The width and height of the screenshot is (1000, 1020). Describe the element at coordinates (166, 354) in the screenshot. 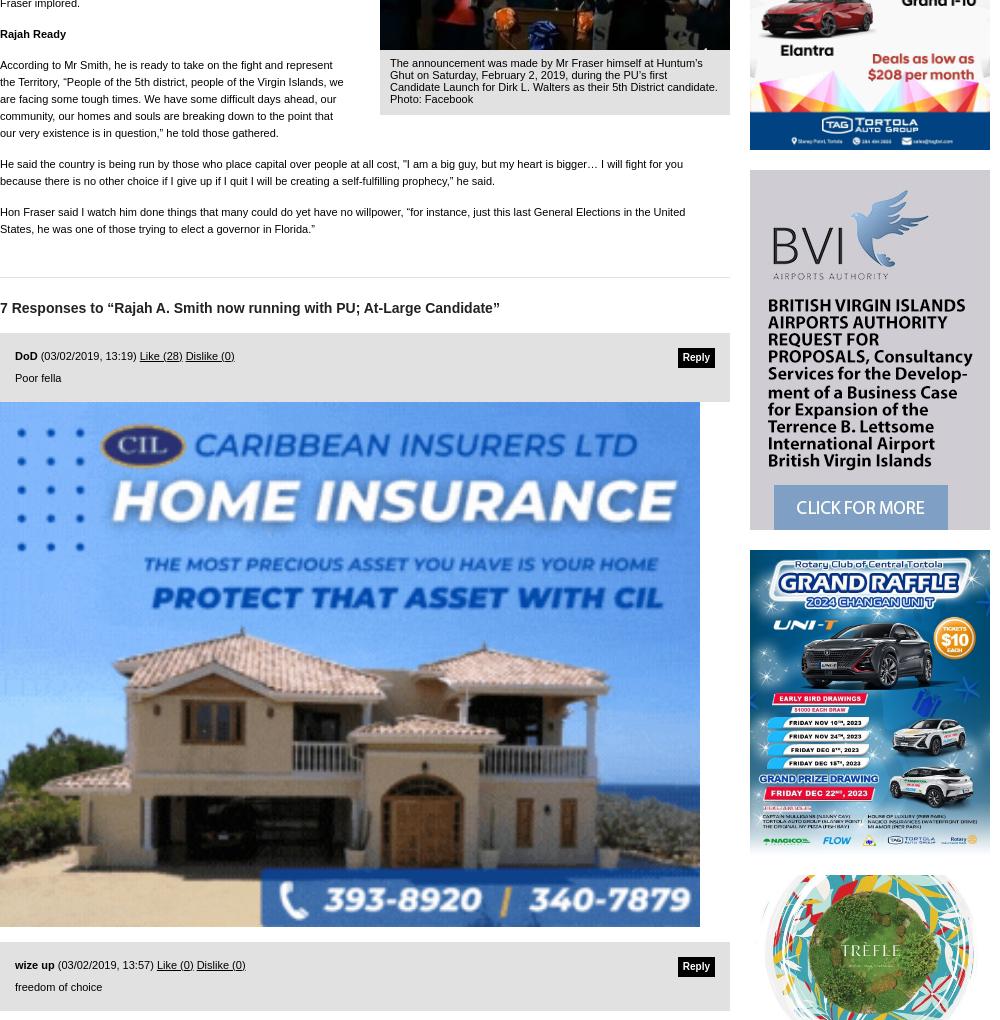

I see `'28'` at that location.